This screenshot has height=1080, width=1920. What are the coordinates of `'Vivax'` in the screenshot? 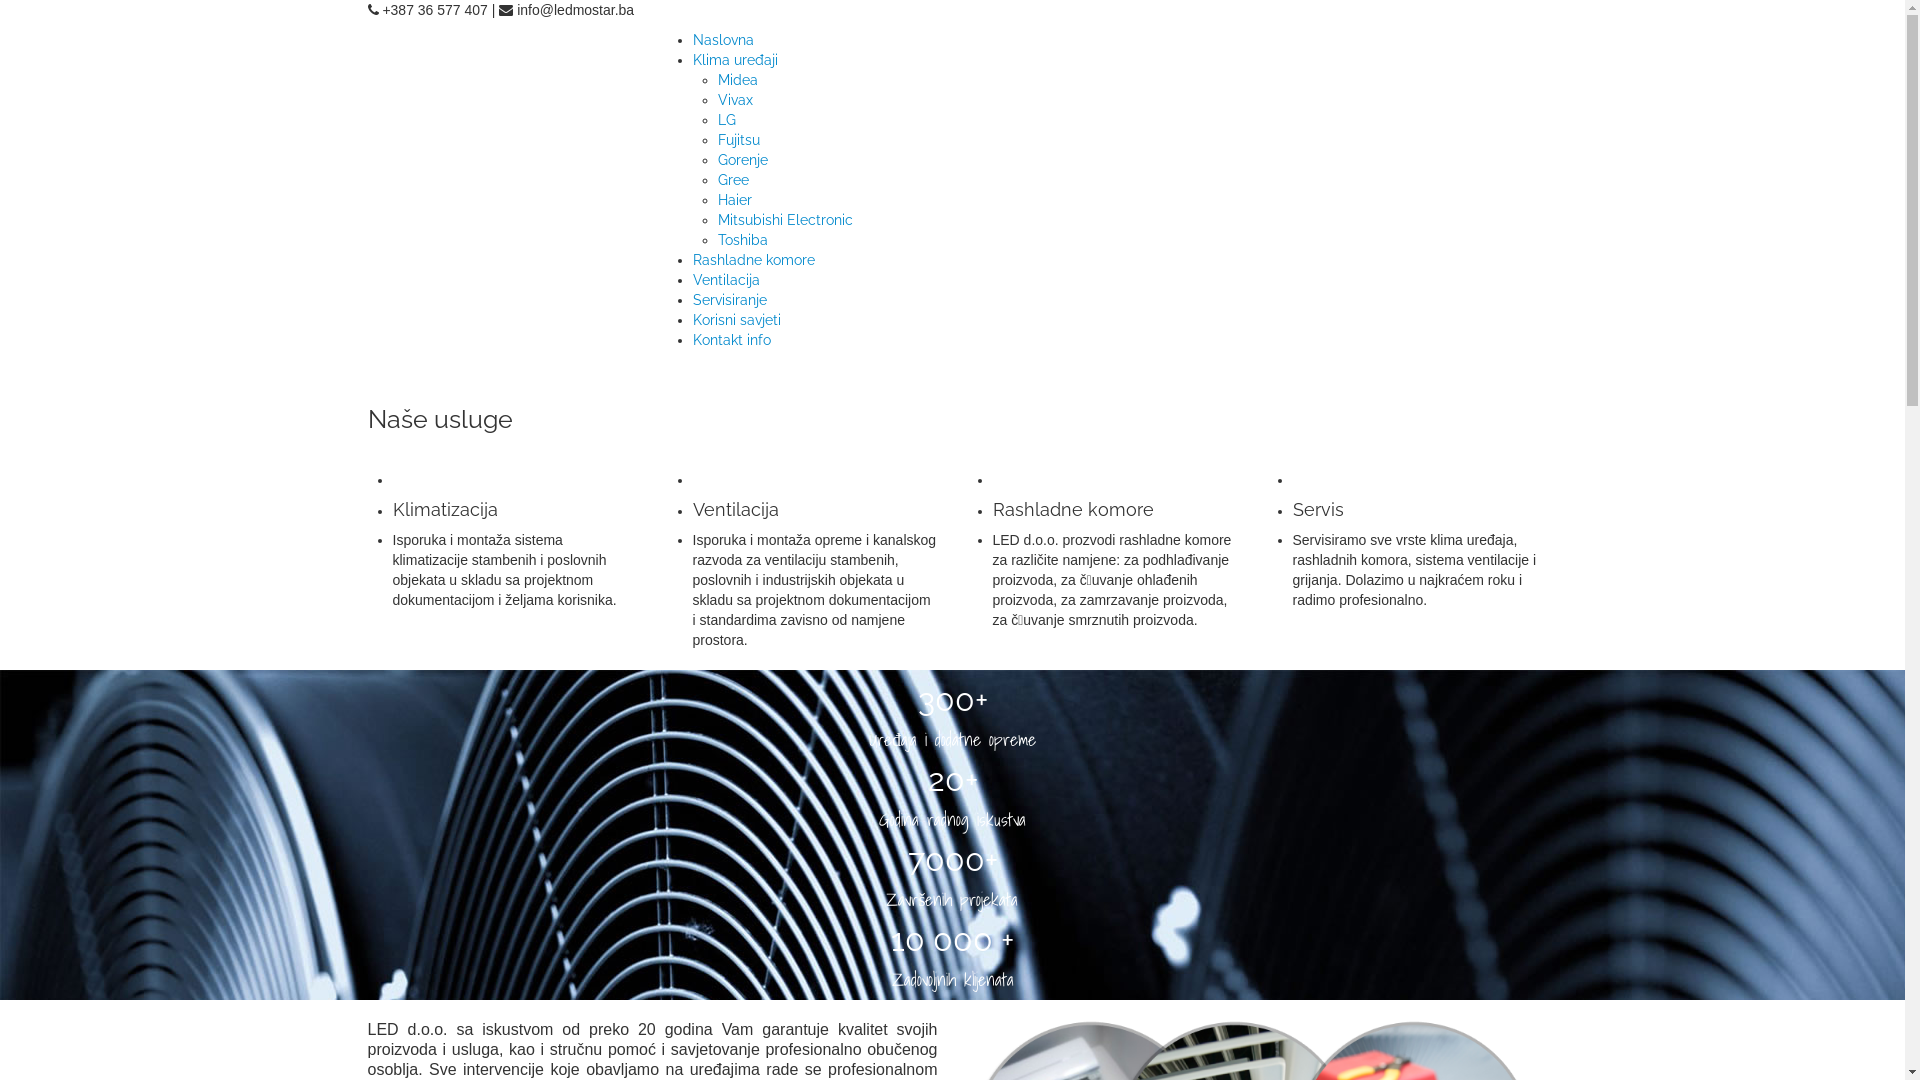 It's located at (734, 100).